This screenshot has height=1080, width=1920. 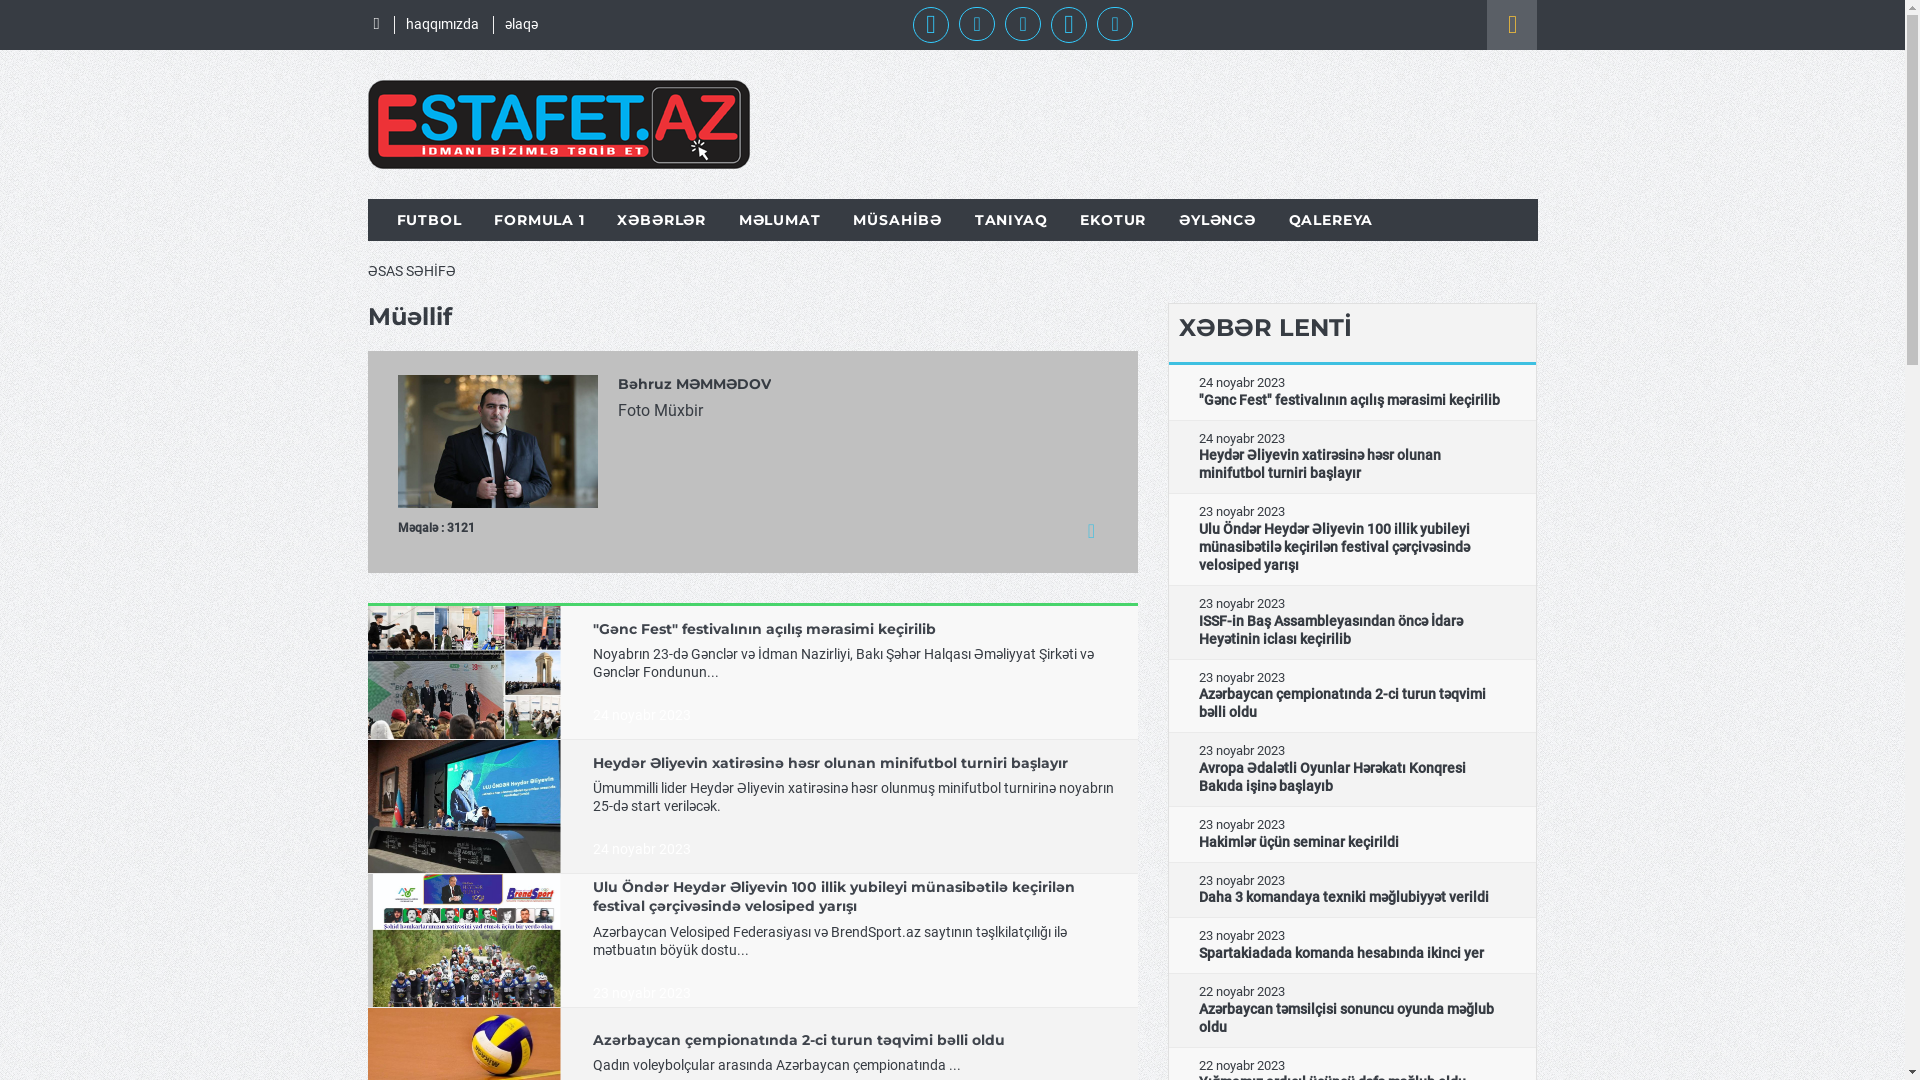 I want to click on 'QALEREYA', so click(x=1331, y=219).